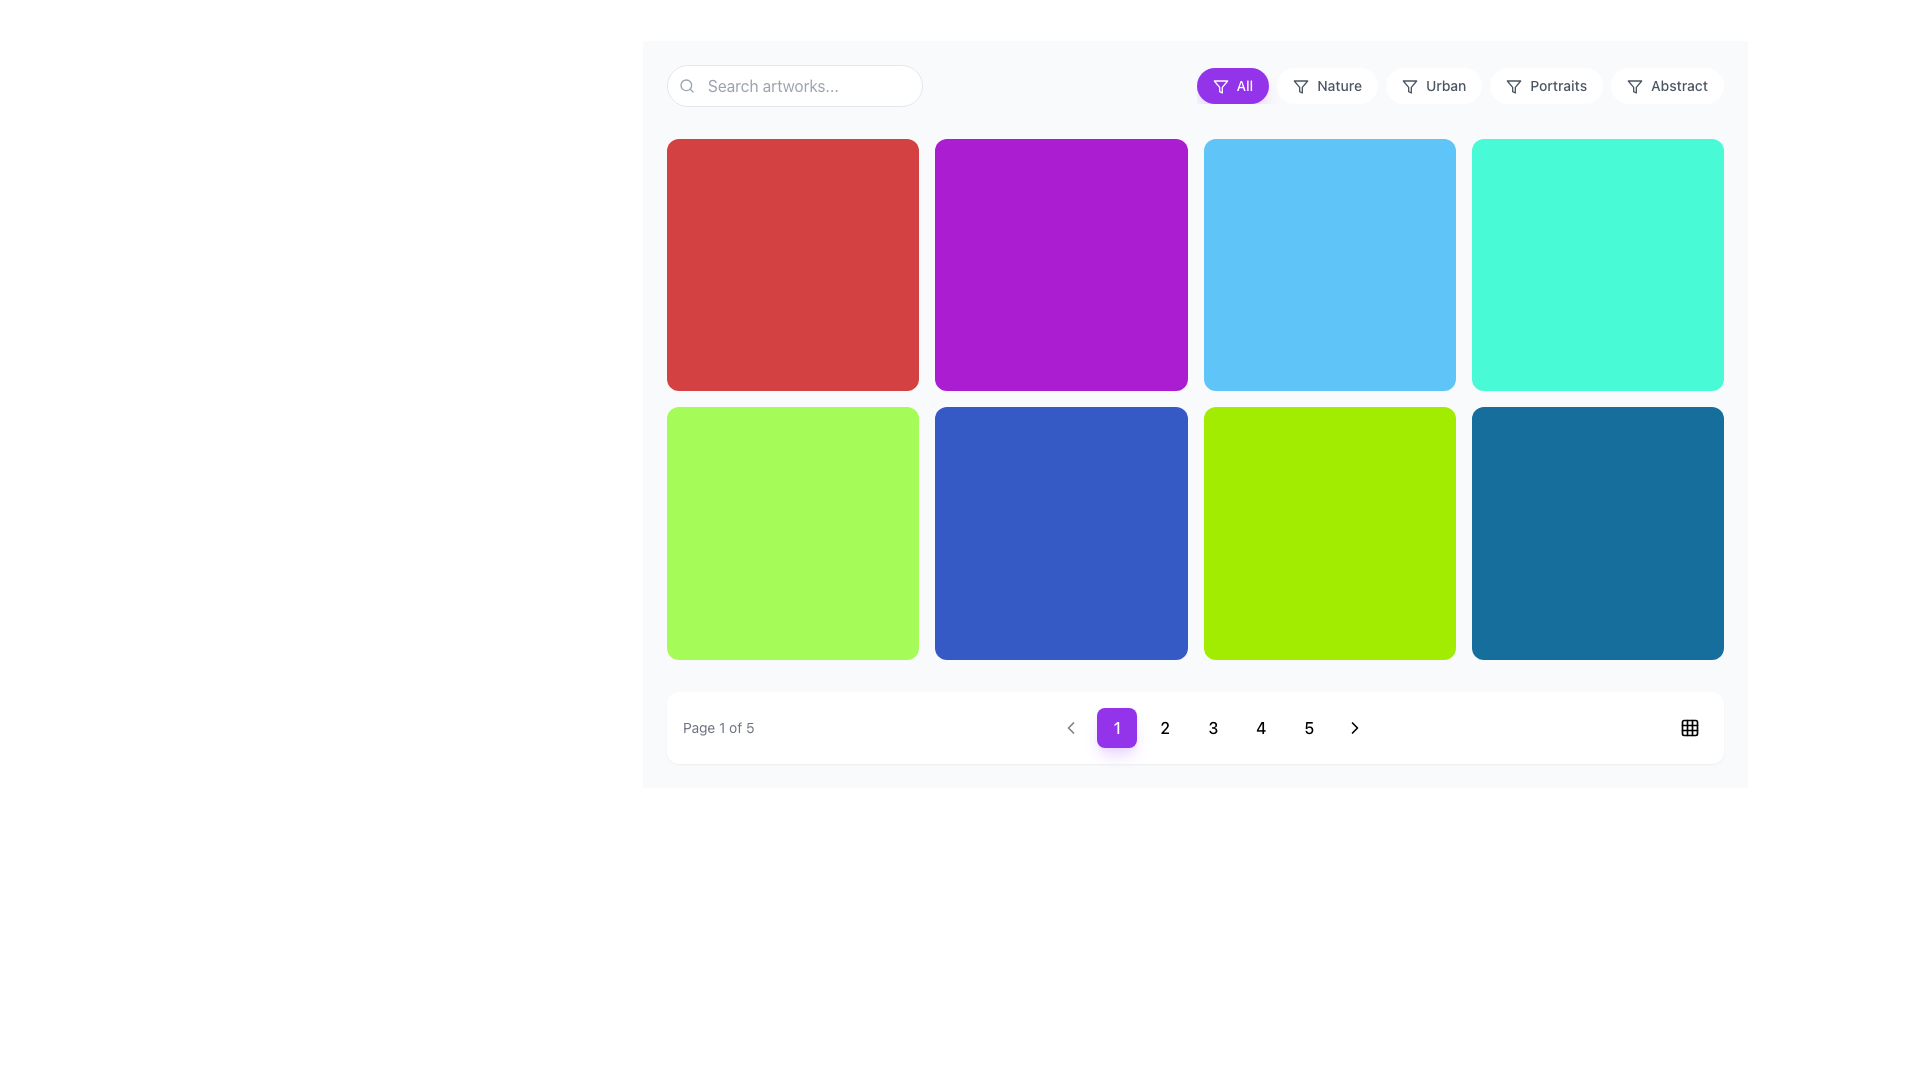 Image resolution: width=1920 pixels, height=1080 pixels. Describe the element at coordinates (1635, 86) in the screenshot. I see `the filtering icon located in the upper-right section of the interface, part of the toolbar before the textual filter labels like 'All' and 'Nature'` at that location.